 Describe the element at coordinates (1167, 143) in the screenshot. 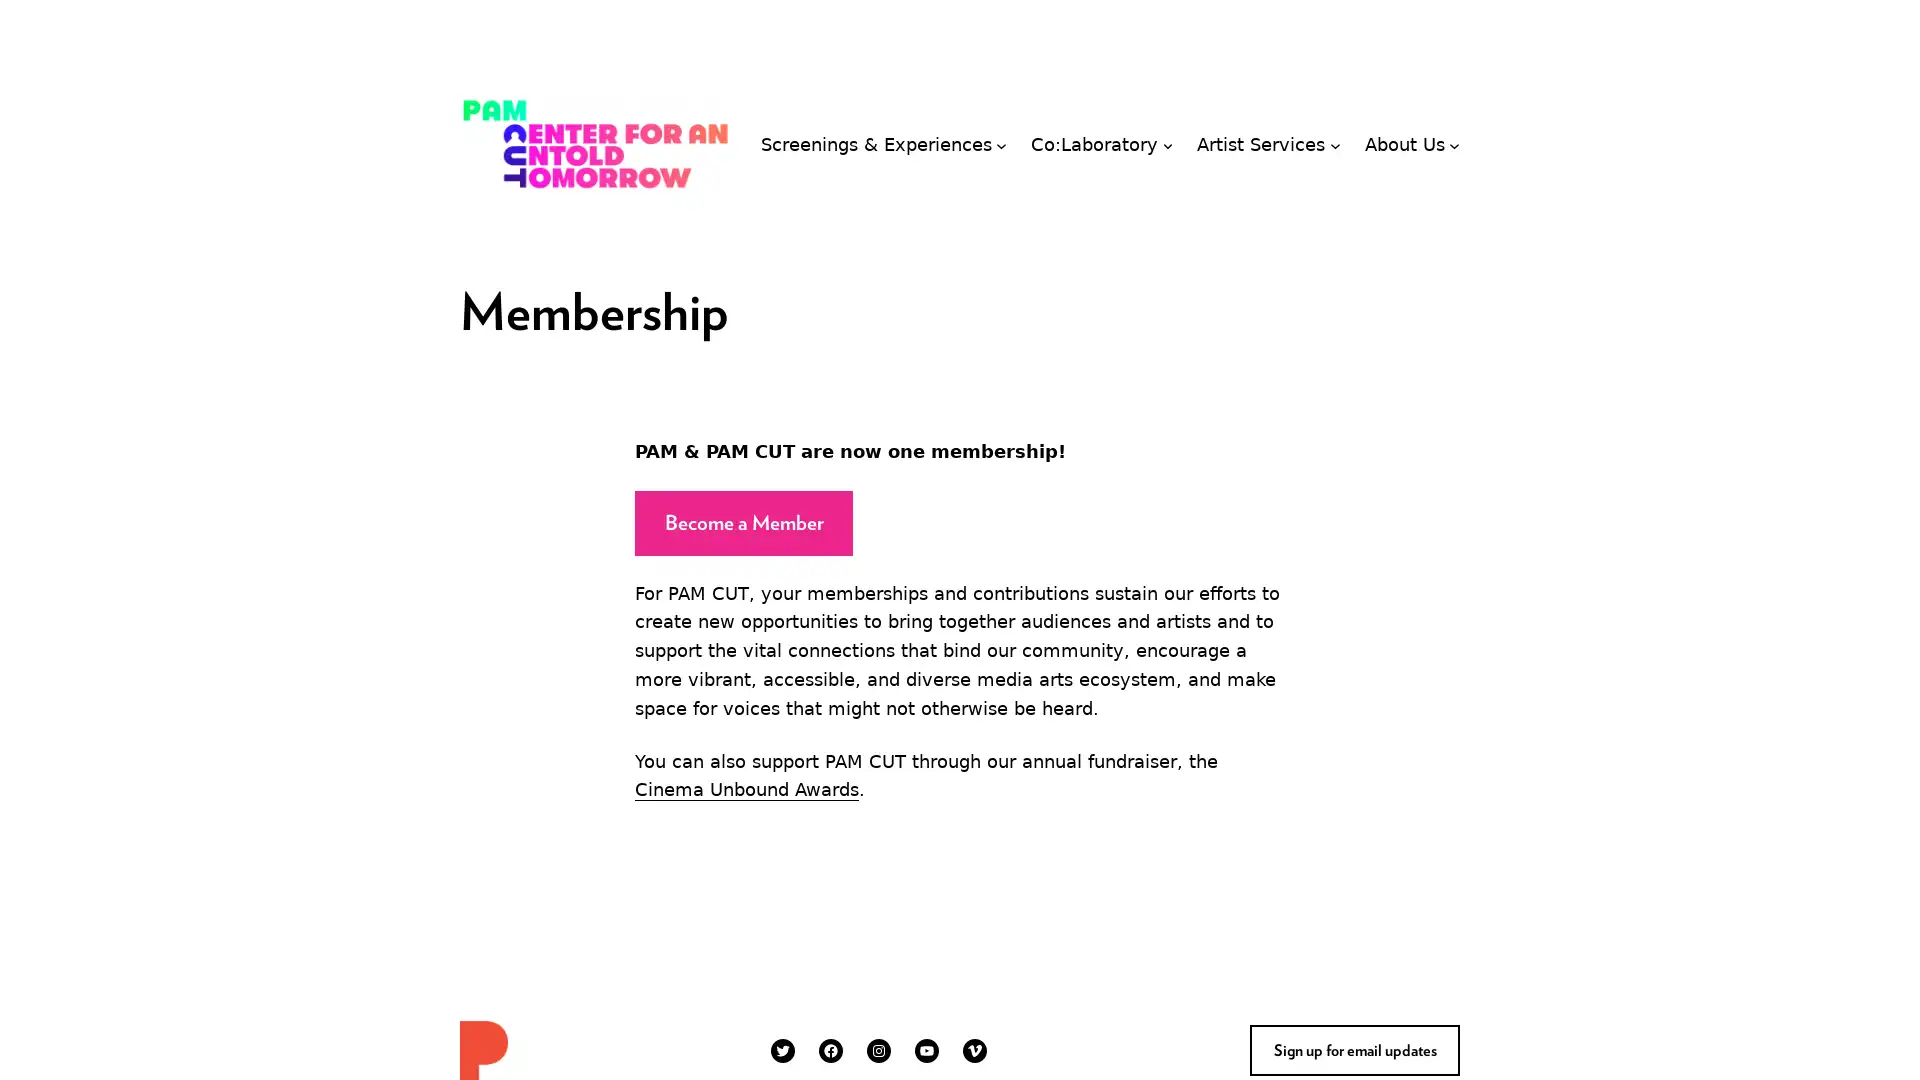

I see `Co:Laboratory submenu` at that location.